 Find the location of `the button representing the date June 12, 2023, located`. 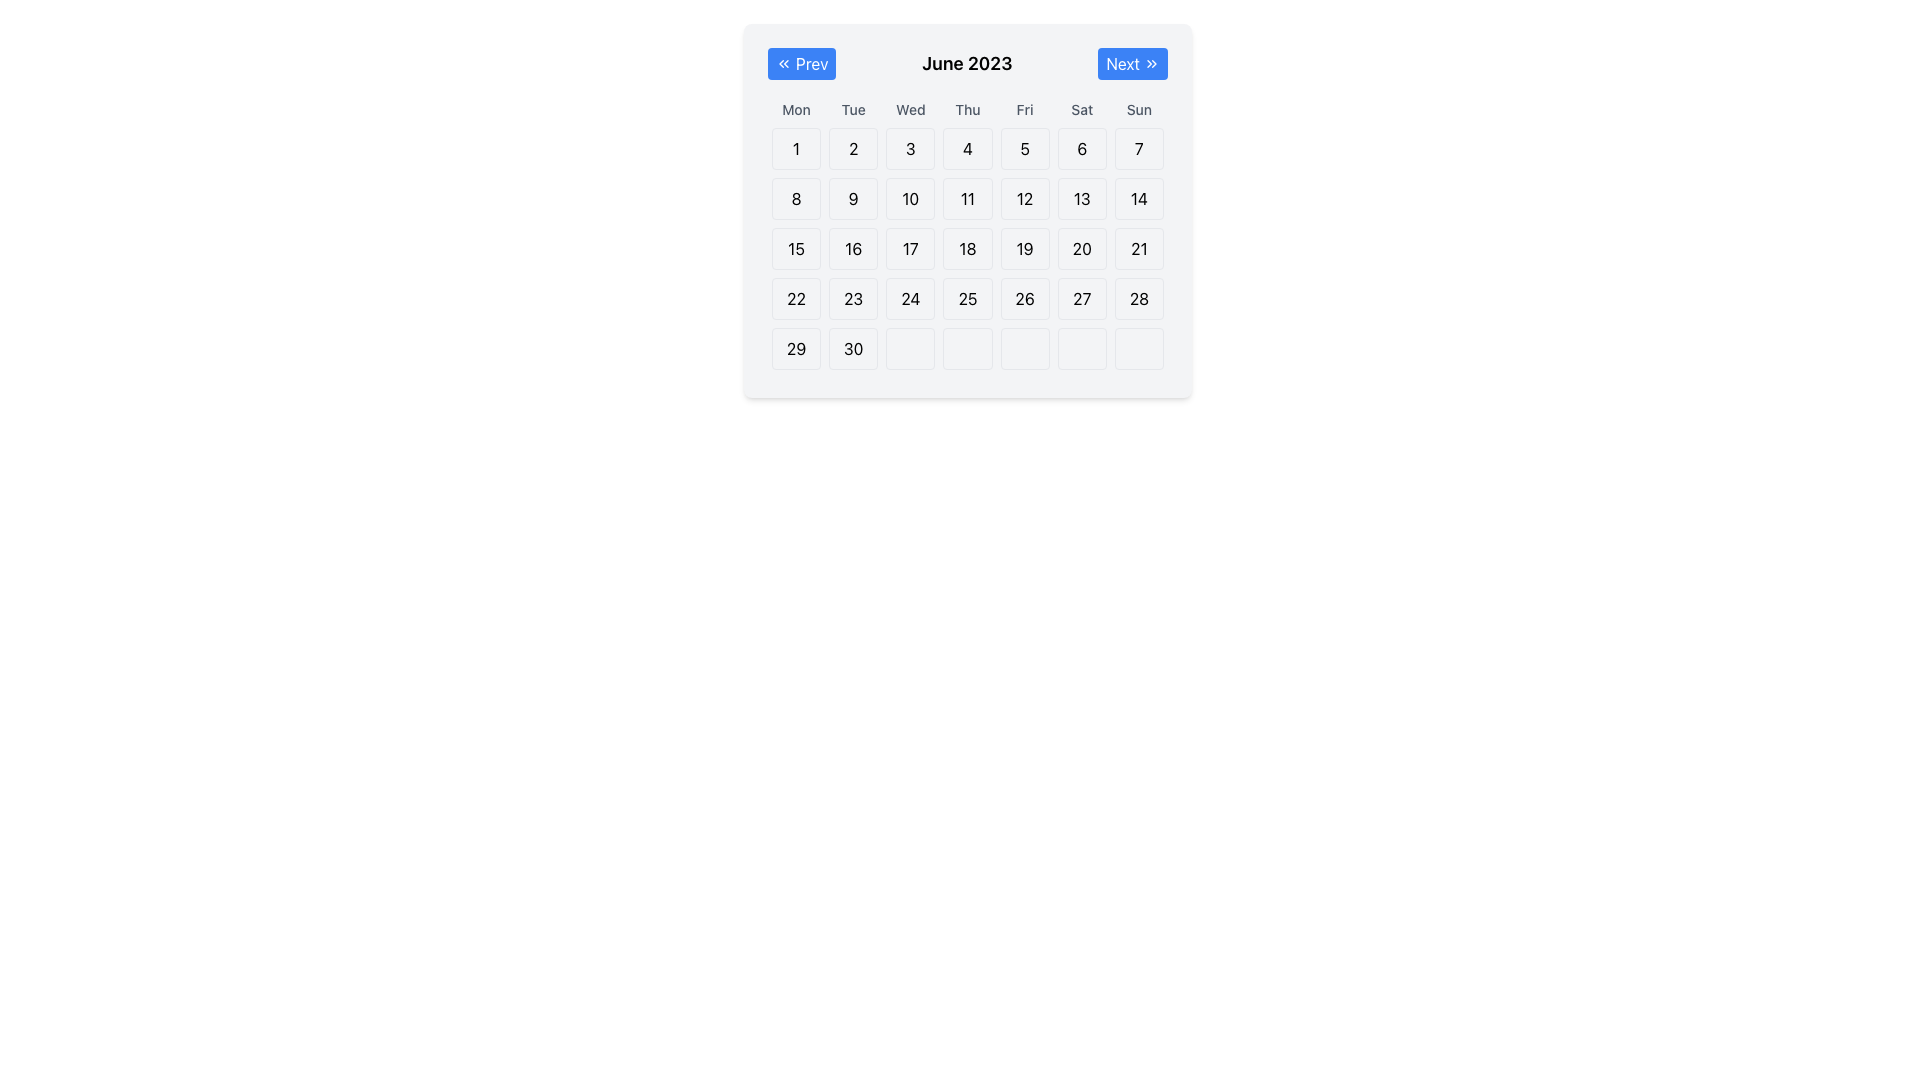

the button representing the date June 12, 2023, located is located at coordinates (1025, 199).